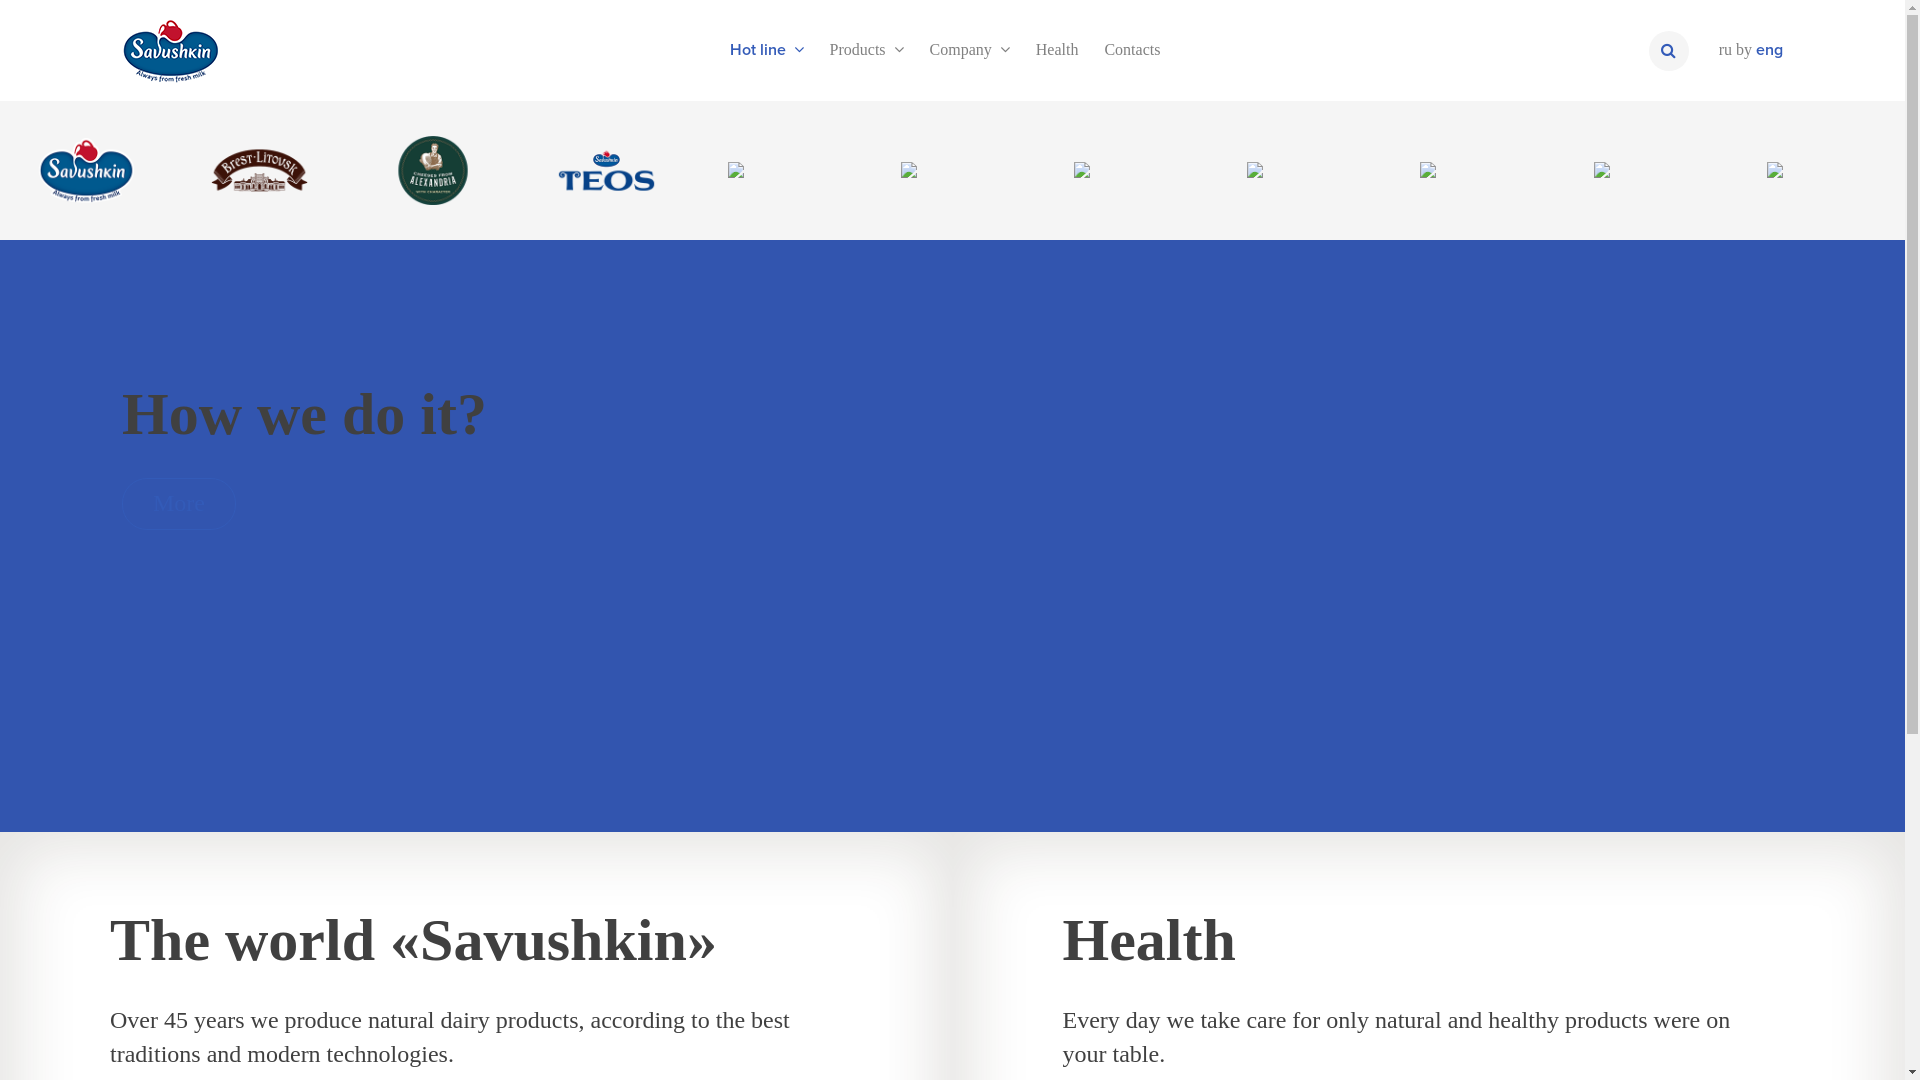 The image size is (1920, 1080). What do you see at coordinates (1742, 48) in the screenshot?
I see `'by'` at bounding box center [1742, 48].